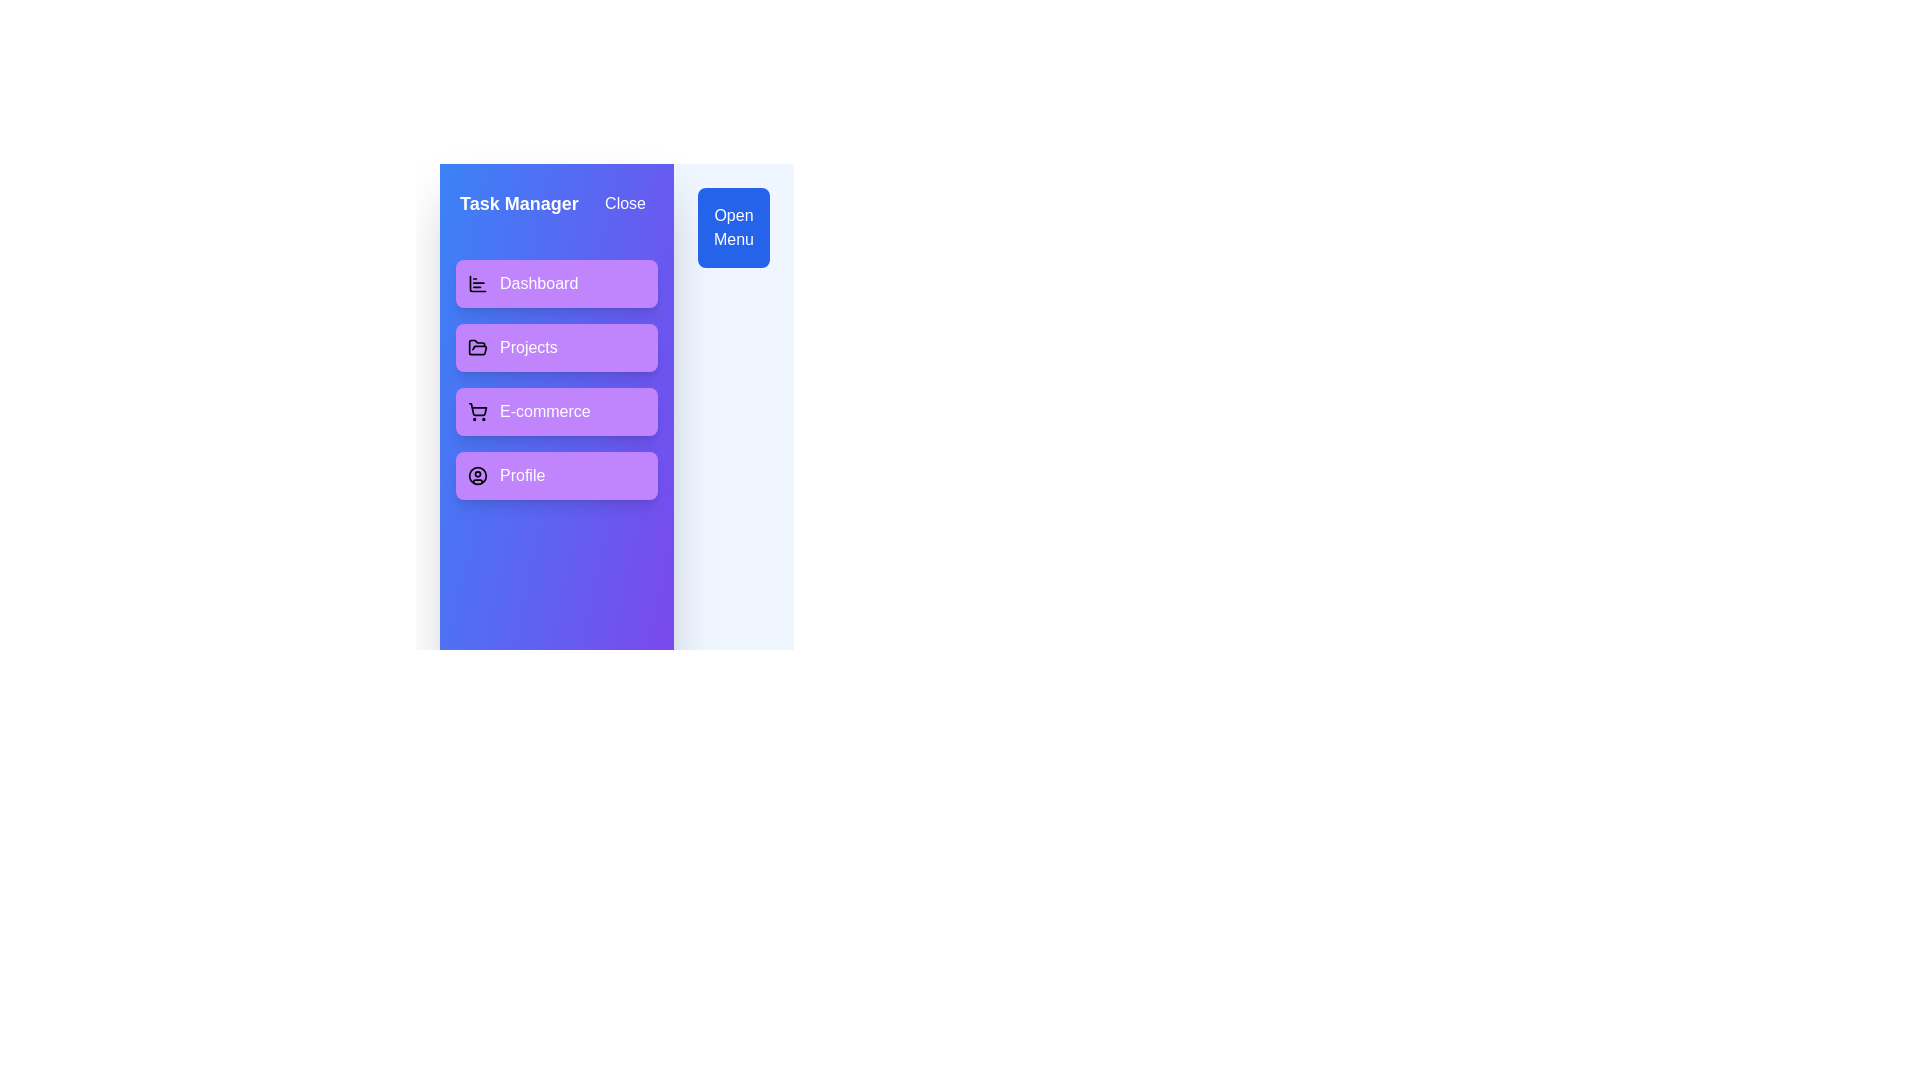  Describe the element at coordinates (556, 411) in the screenshot. I see `the E-commerce task item` at that location.